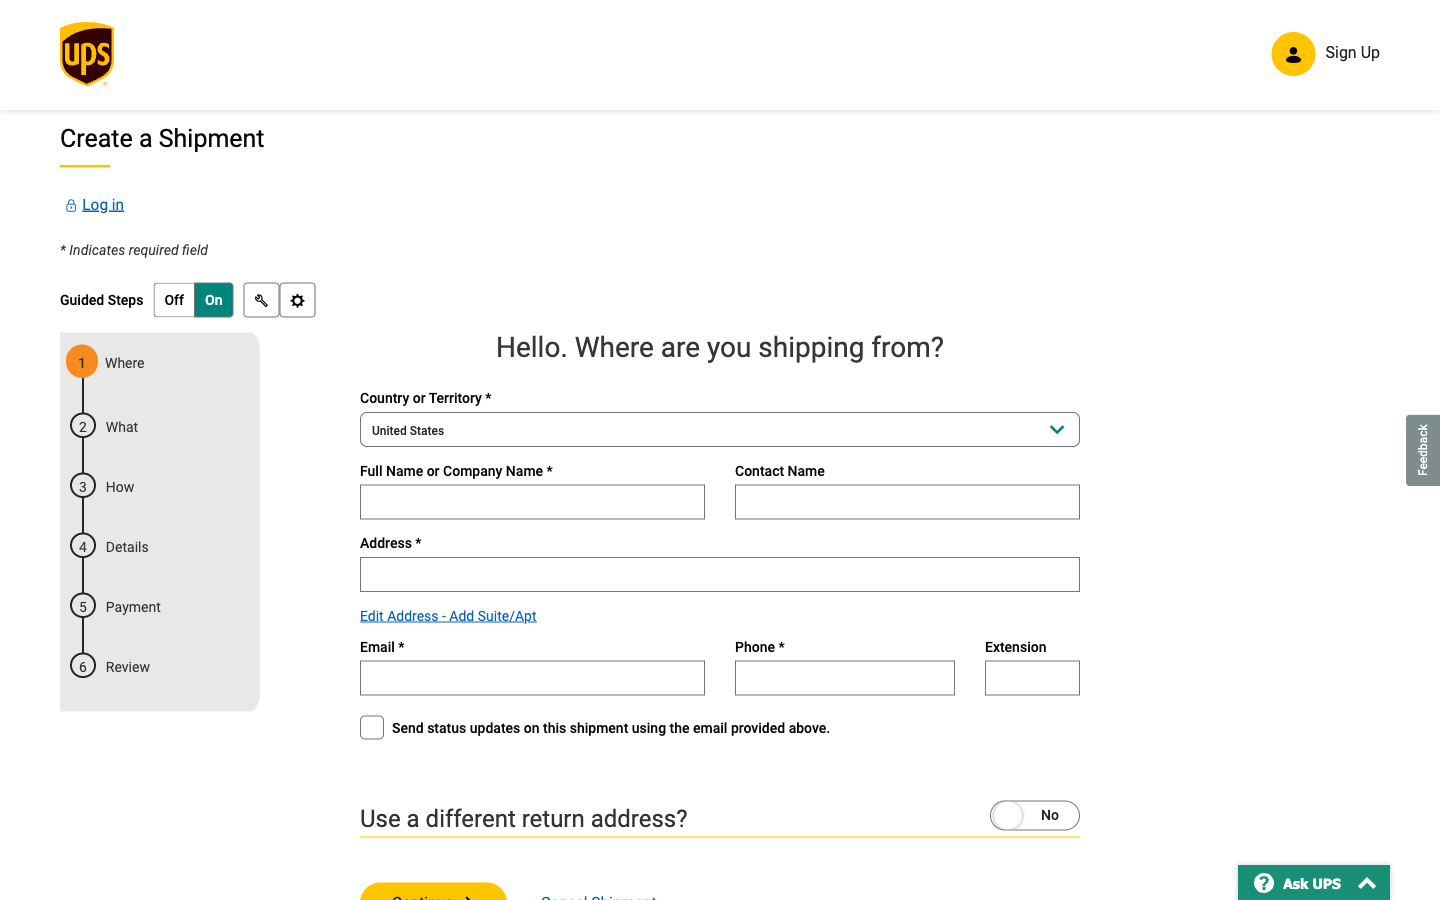 The height and width of the screenshot is (900, 1440). Describe the element at coordinates (86, 59) in the screenshot. I see `Navigate back to the UPS homepage` at that location.